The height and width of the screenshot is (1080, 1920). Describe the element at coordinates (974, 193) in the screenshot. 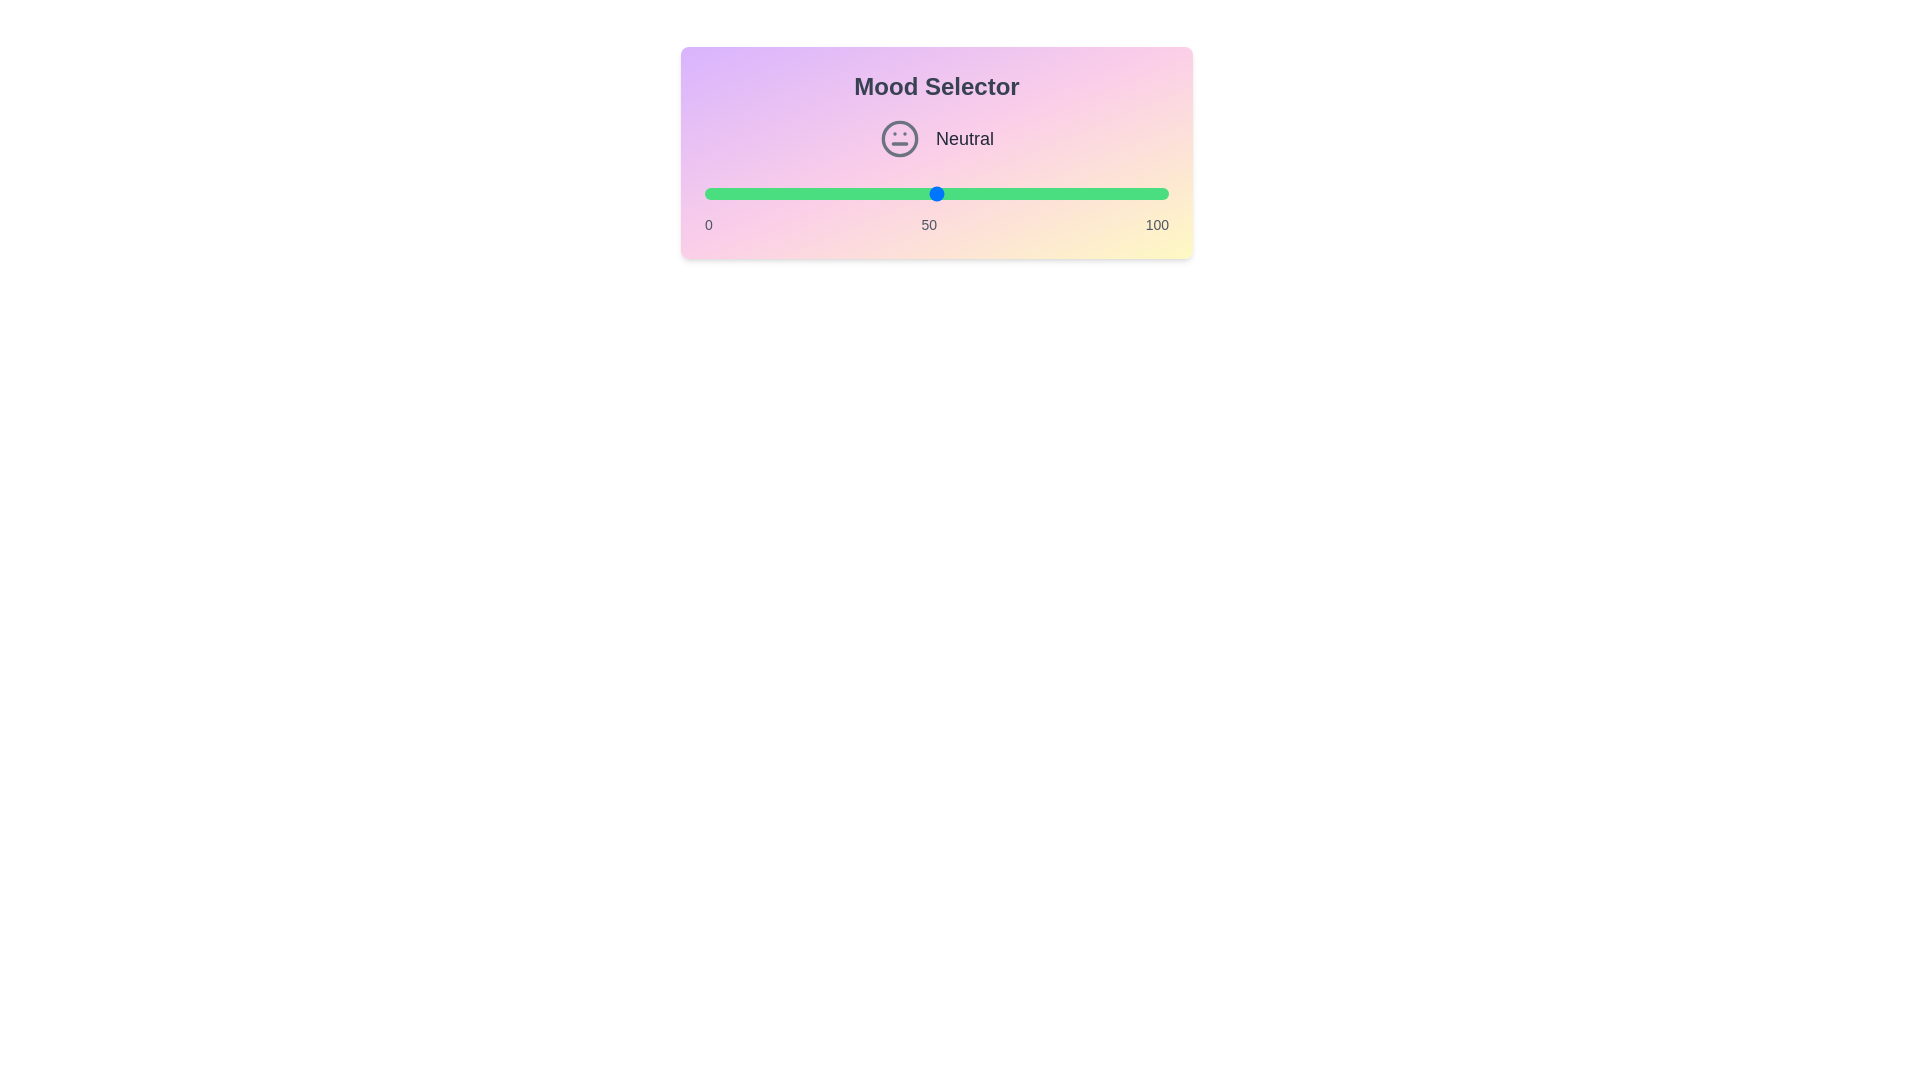

I see `the slider to set the mood value to 58` at that location.